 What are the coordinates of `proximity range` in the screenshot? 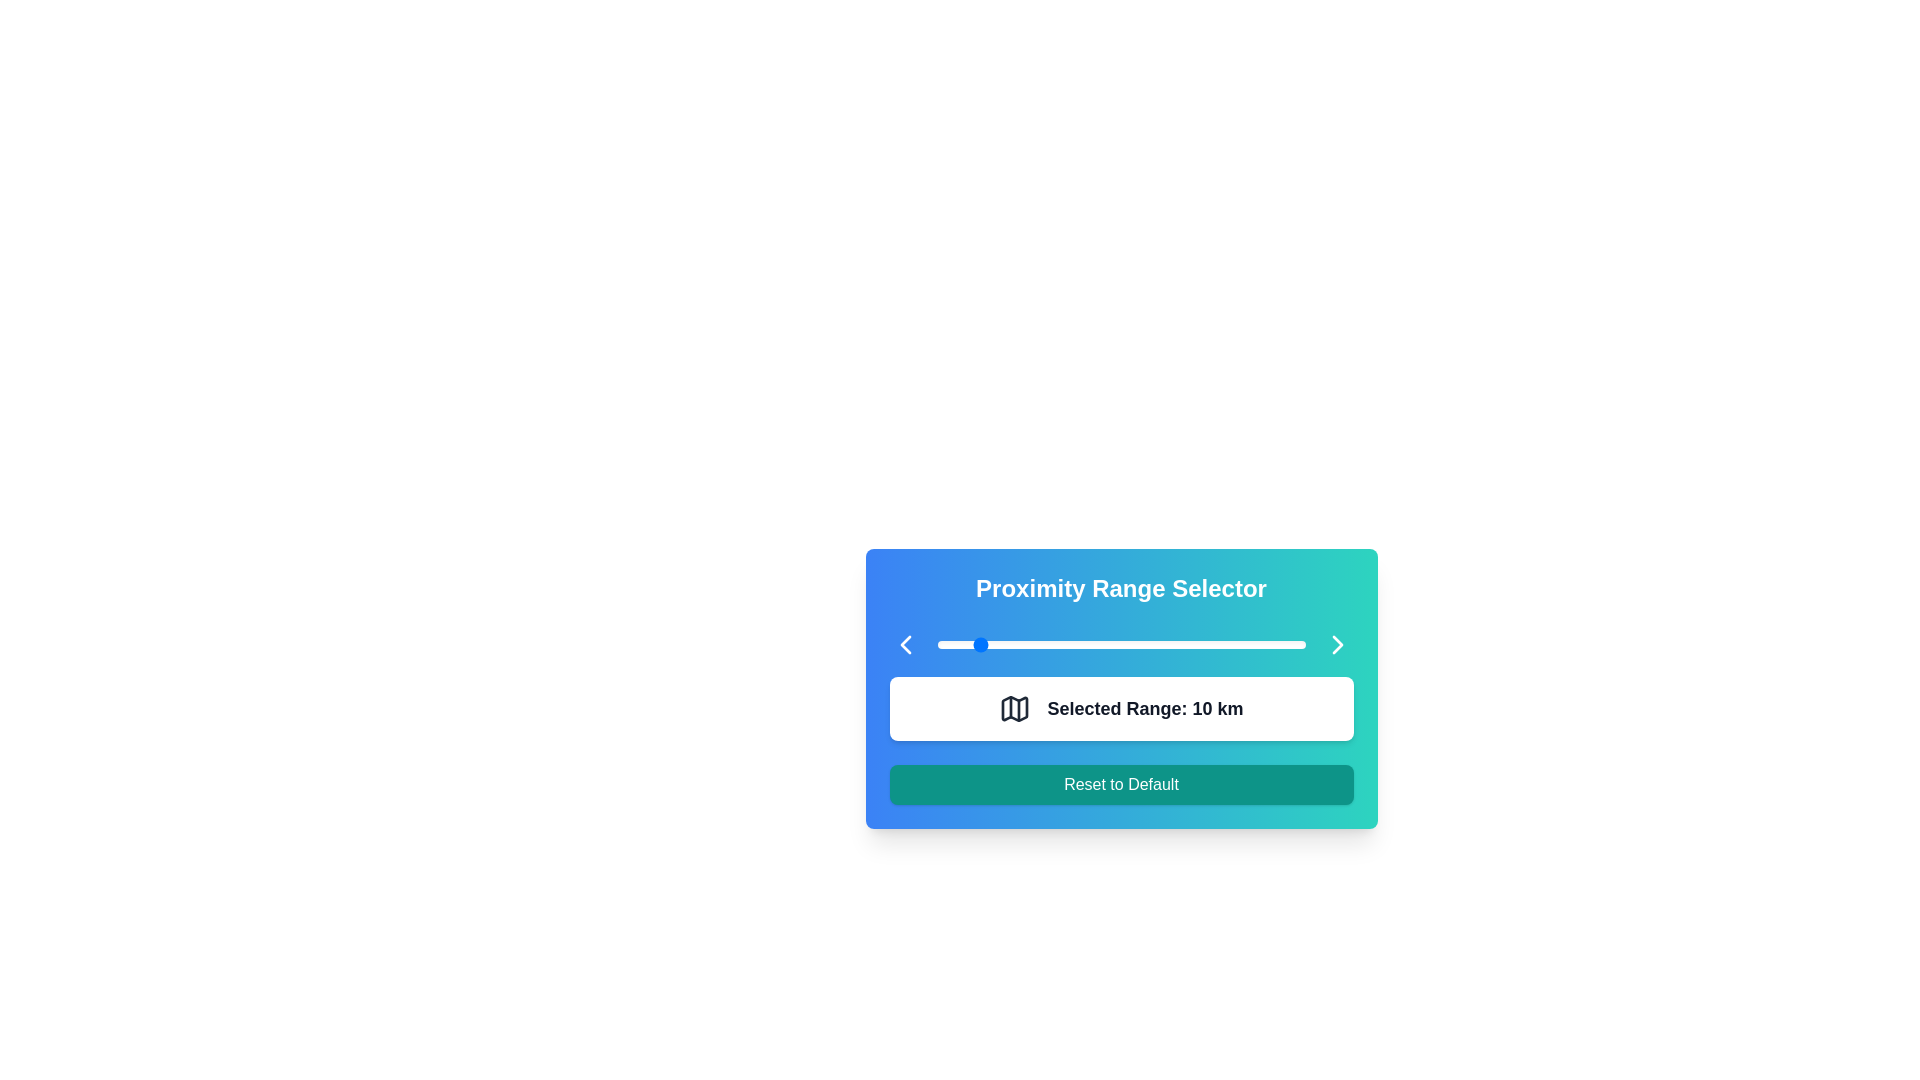 It's located at (1245, 644).